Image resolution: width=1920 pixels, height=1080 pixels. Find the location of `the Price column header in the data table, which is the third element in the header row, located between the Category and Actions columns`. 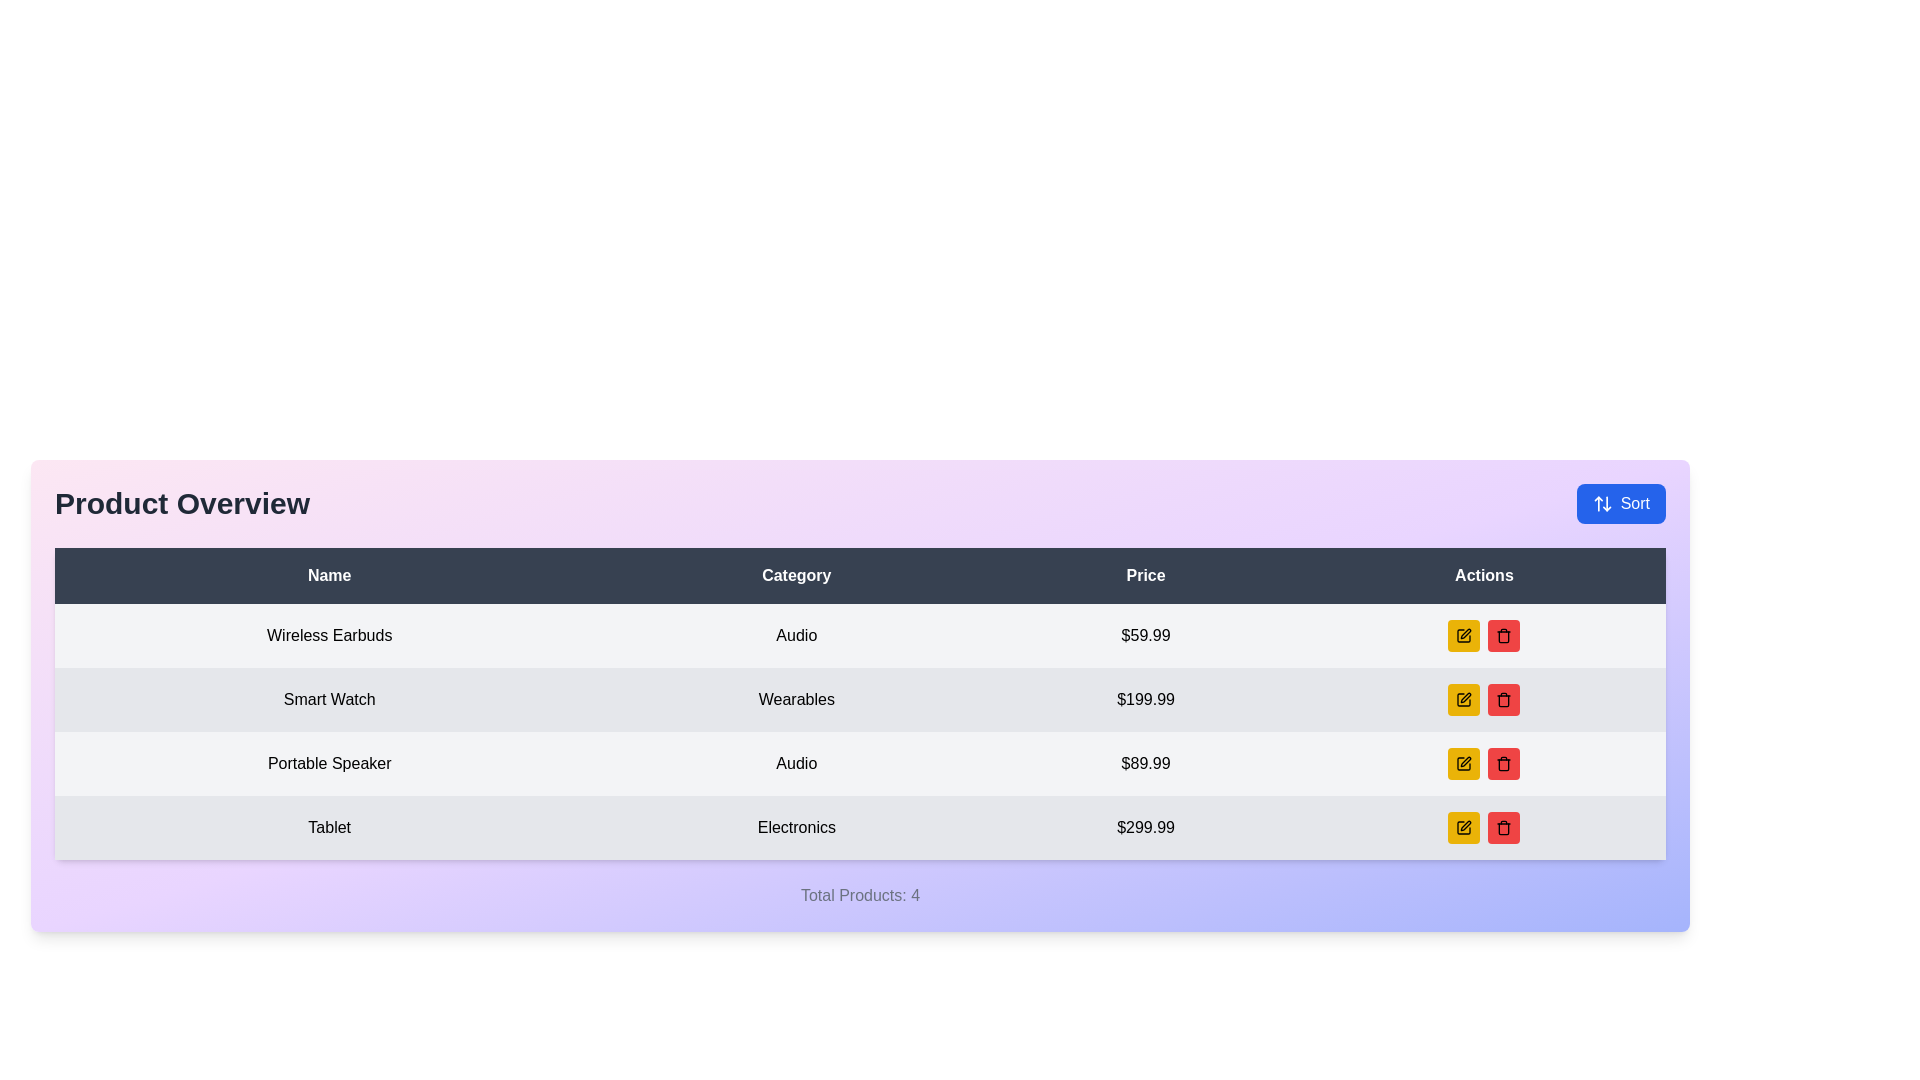

the Price column header in the data table, which is the third element in the header row, located between the Category and Actions columns is located at coordinates (1146, 575).